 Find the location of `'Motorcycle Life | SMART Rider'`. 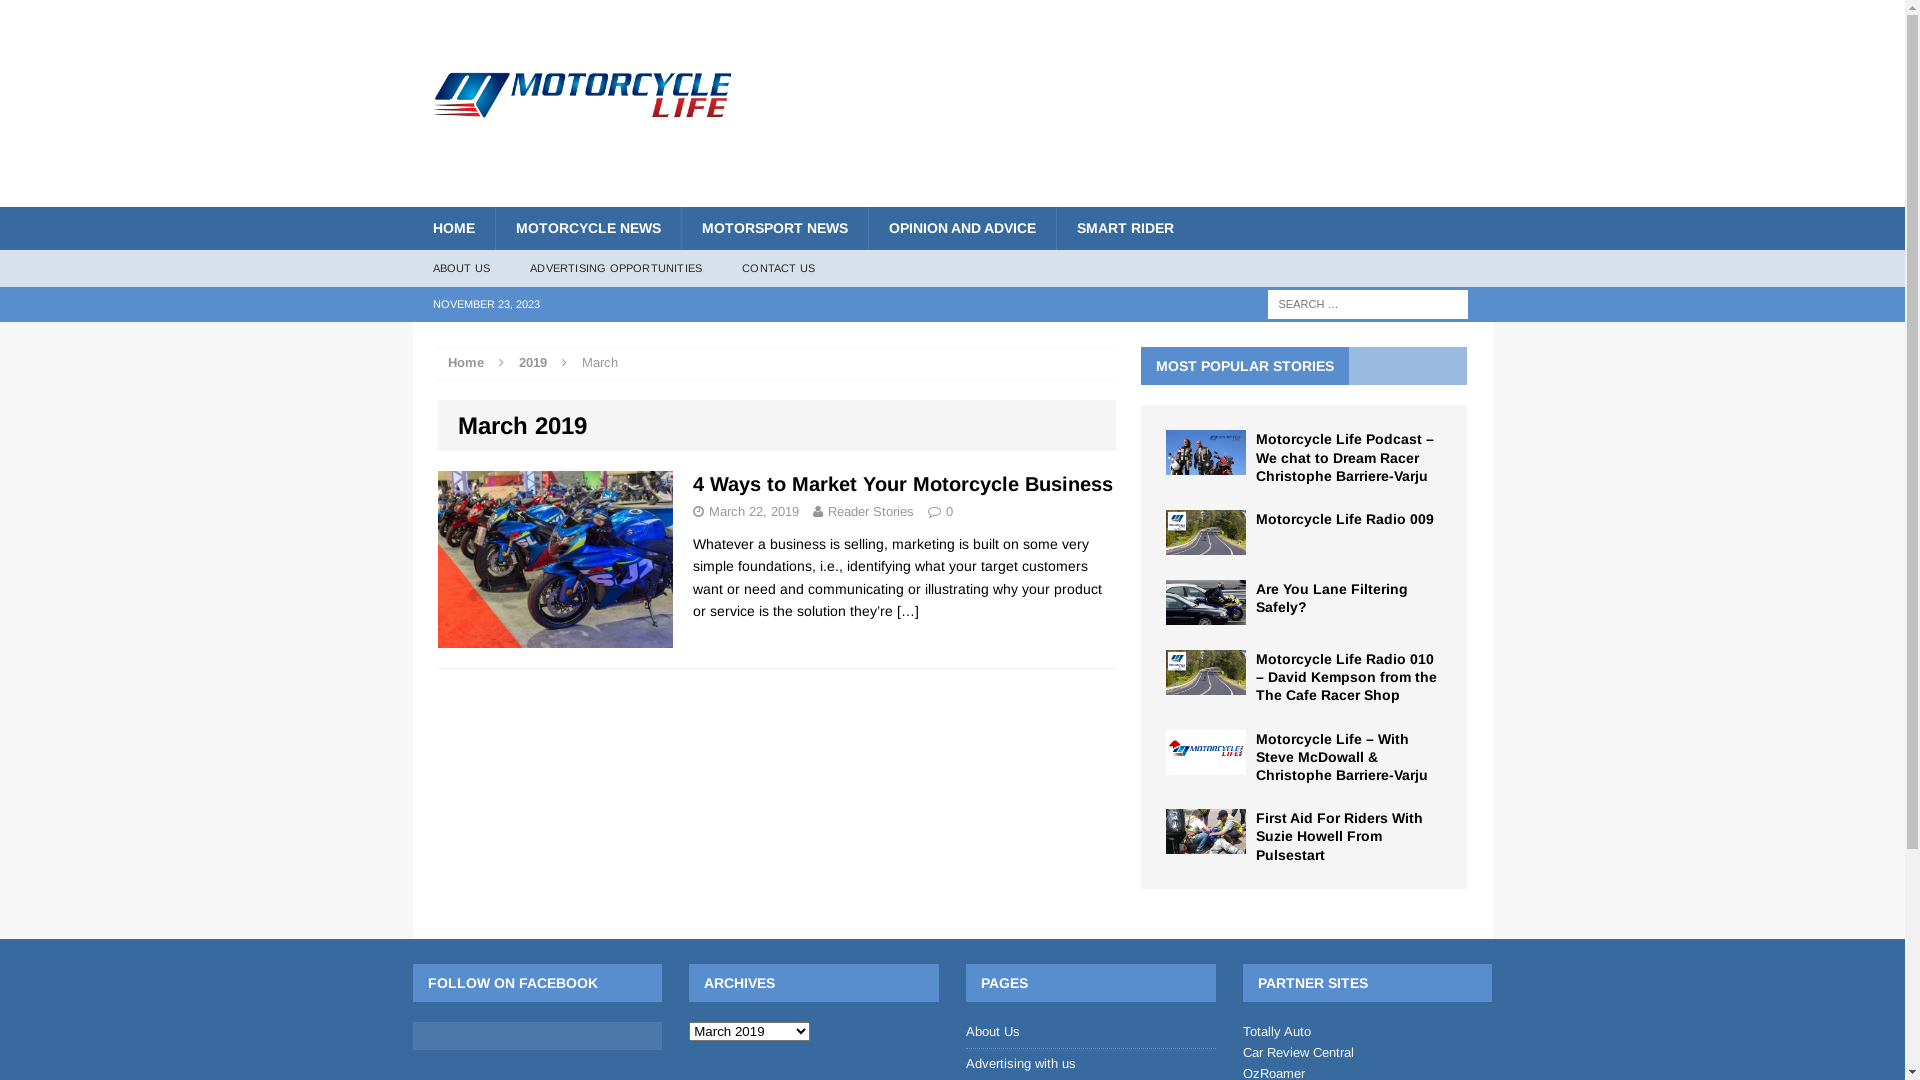

'Motorcycle Life | SMART Rider' is located at coordinates (581, 68).